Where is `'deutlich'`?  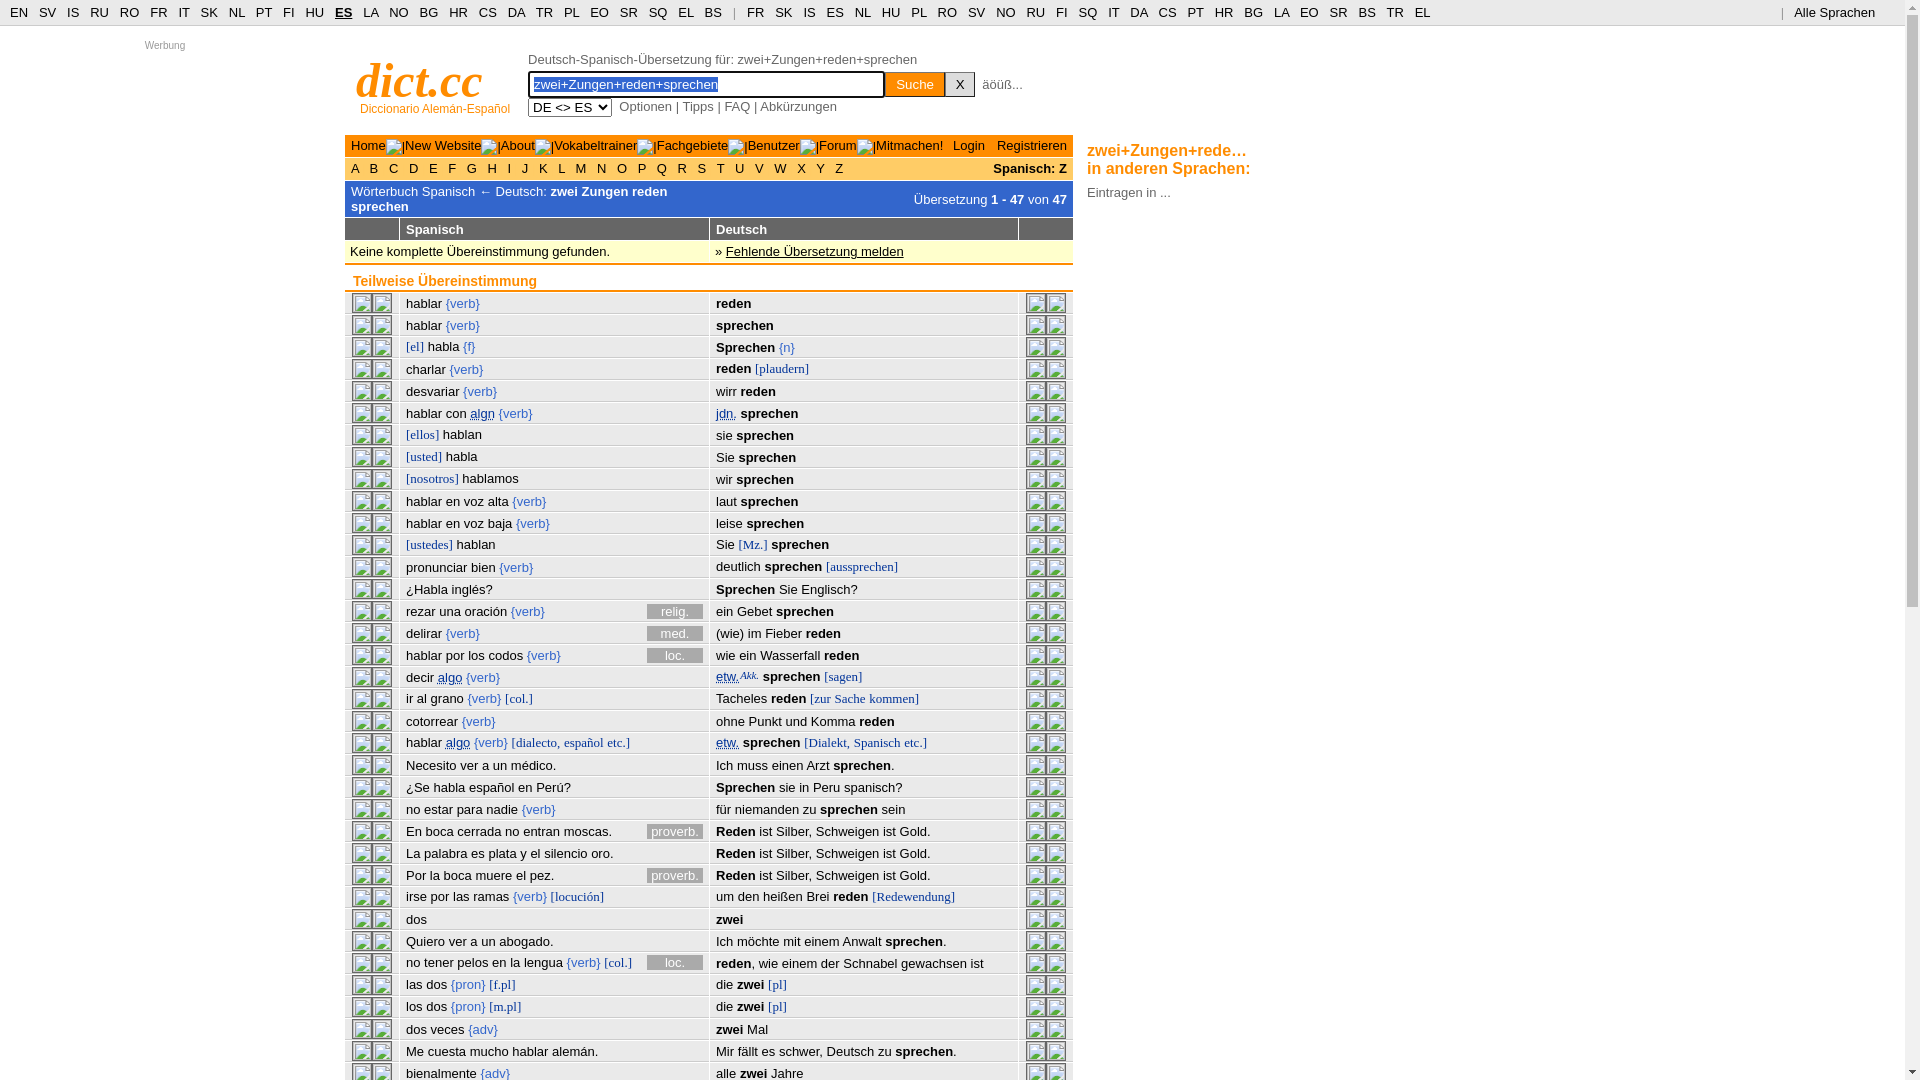 'deutlich' is located at coordinates (715, 566).